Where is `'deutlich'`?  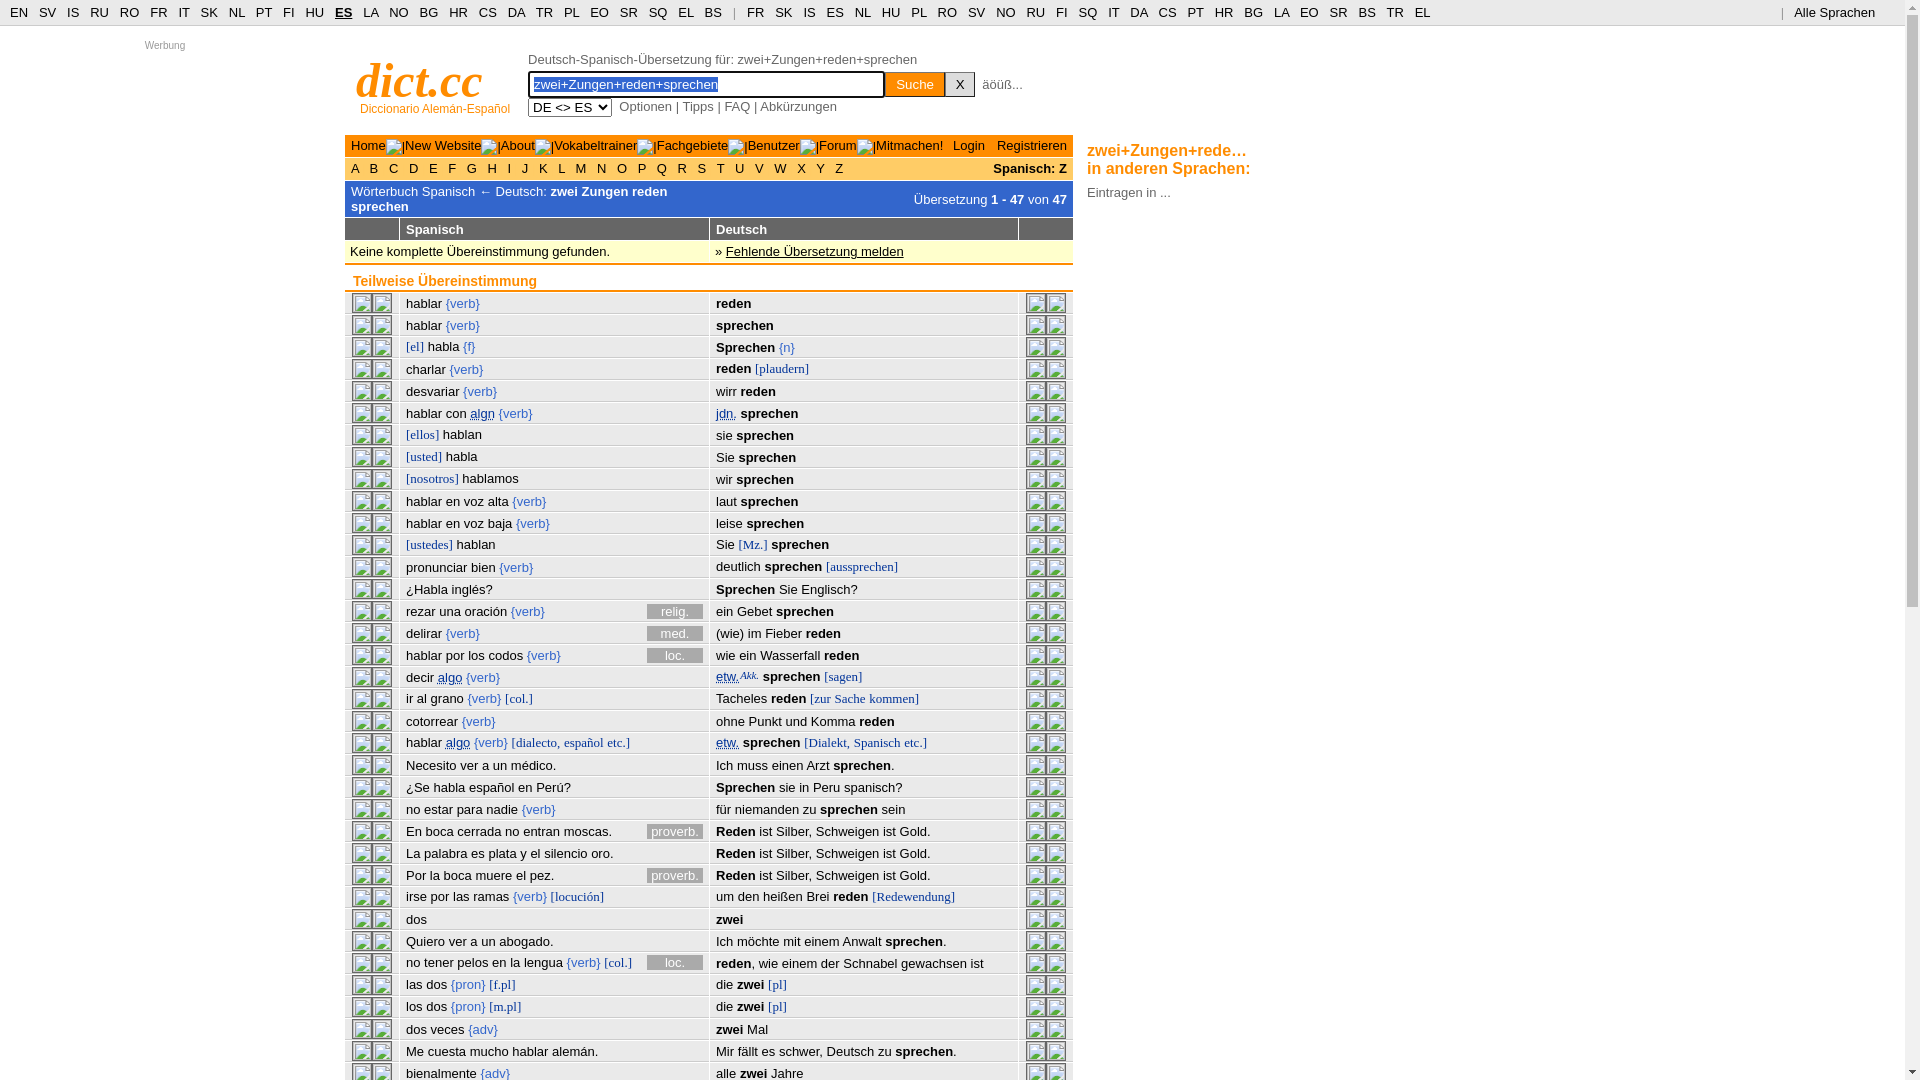 'deutlich' is located at coordinates (715, 566).